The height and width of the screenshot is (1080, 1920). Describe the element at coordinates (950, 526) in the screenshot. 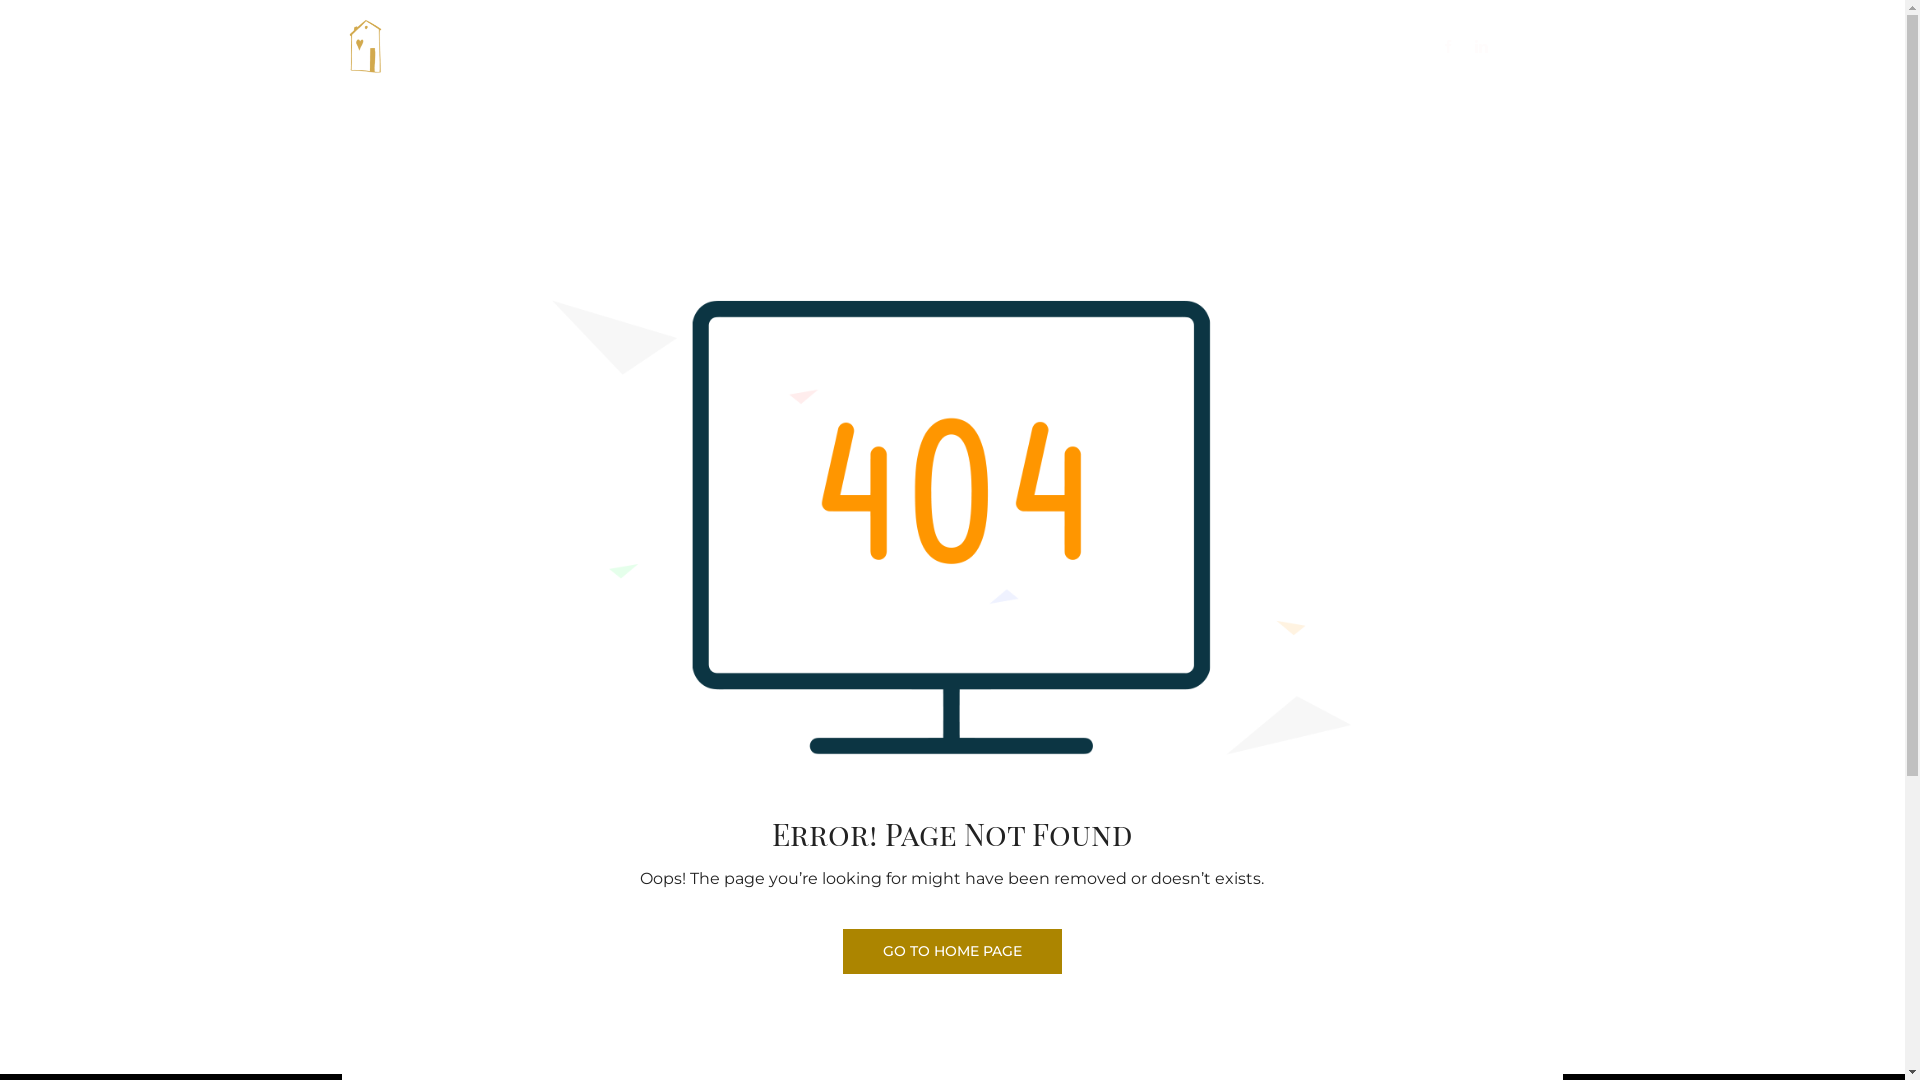

I see `'404-not-found-error'` at that location.